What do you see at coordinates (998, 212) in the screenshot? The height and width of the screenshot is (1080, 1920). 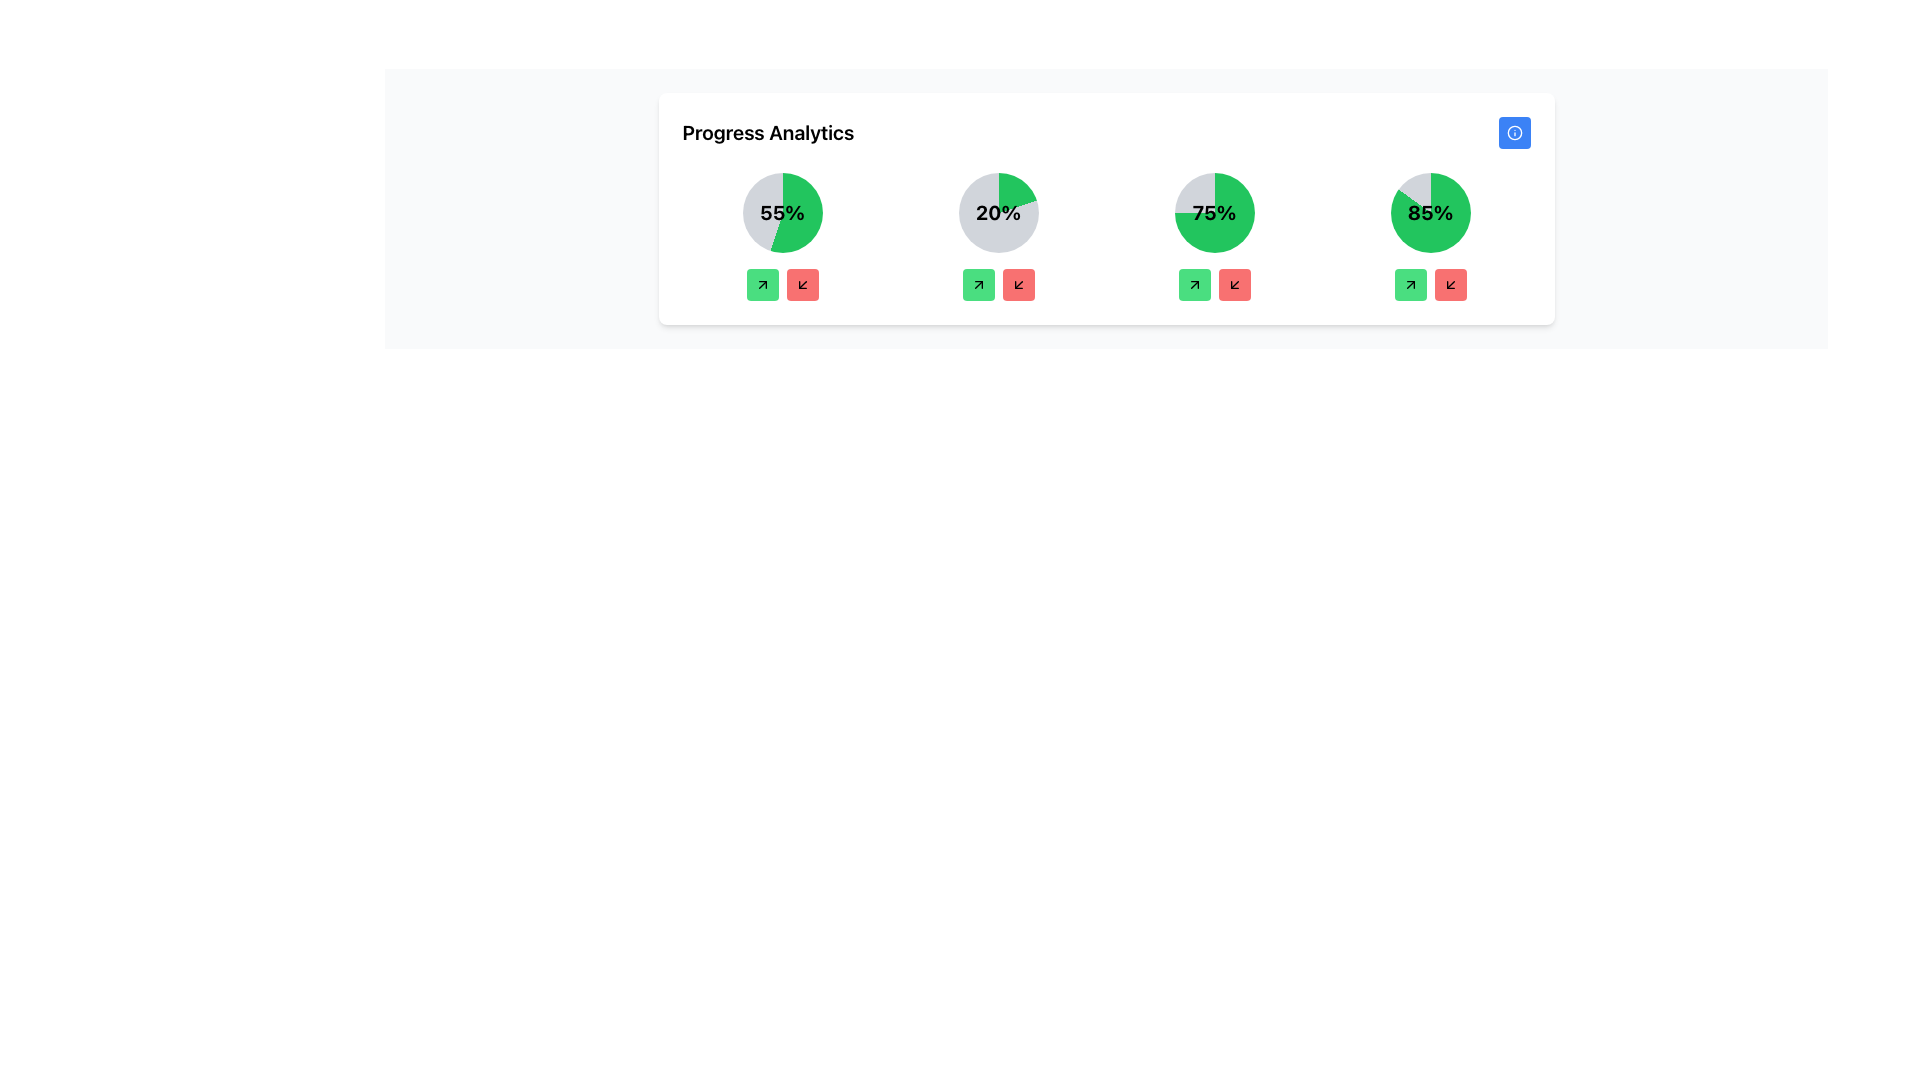 I see `the progress represented by the second progress circle in the progress analytics section, which shows 20% completion` at bounding box center [998, 212].